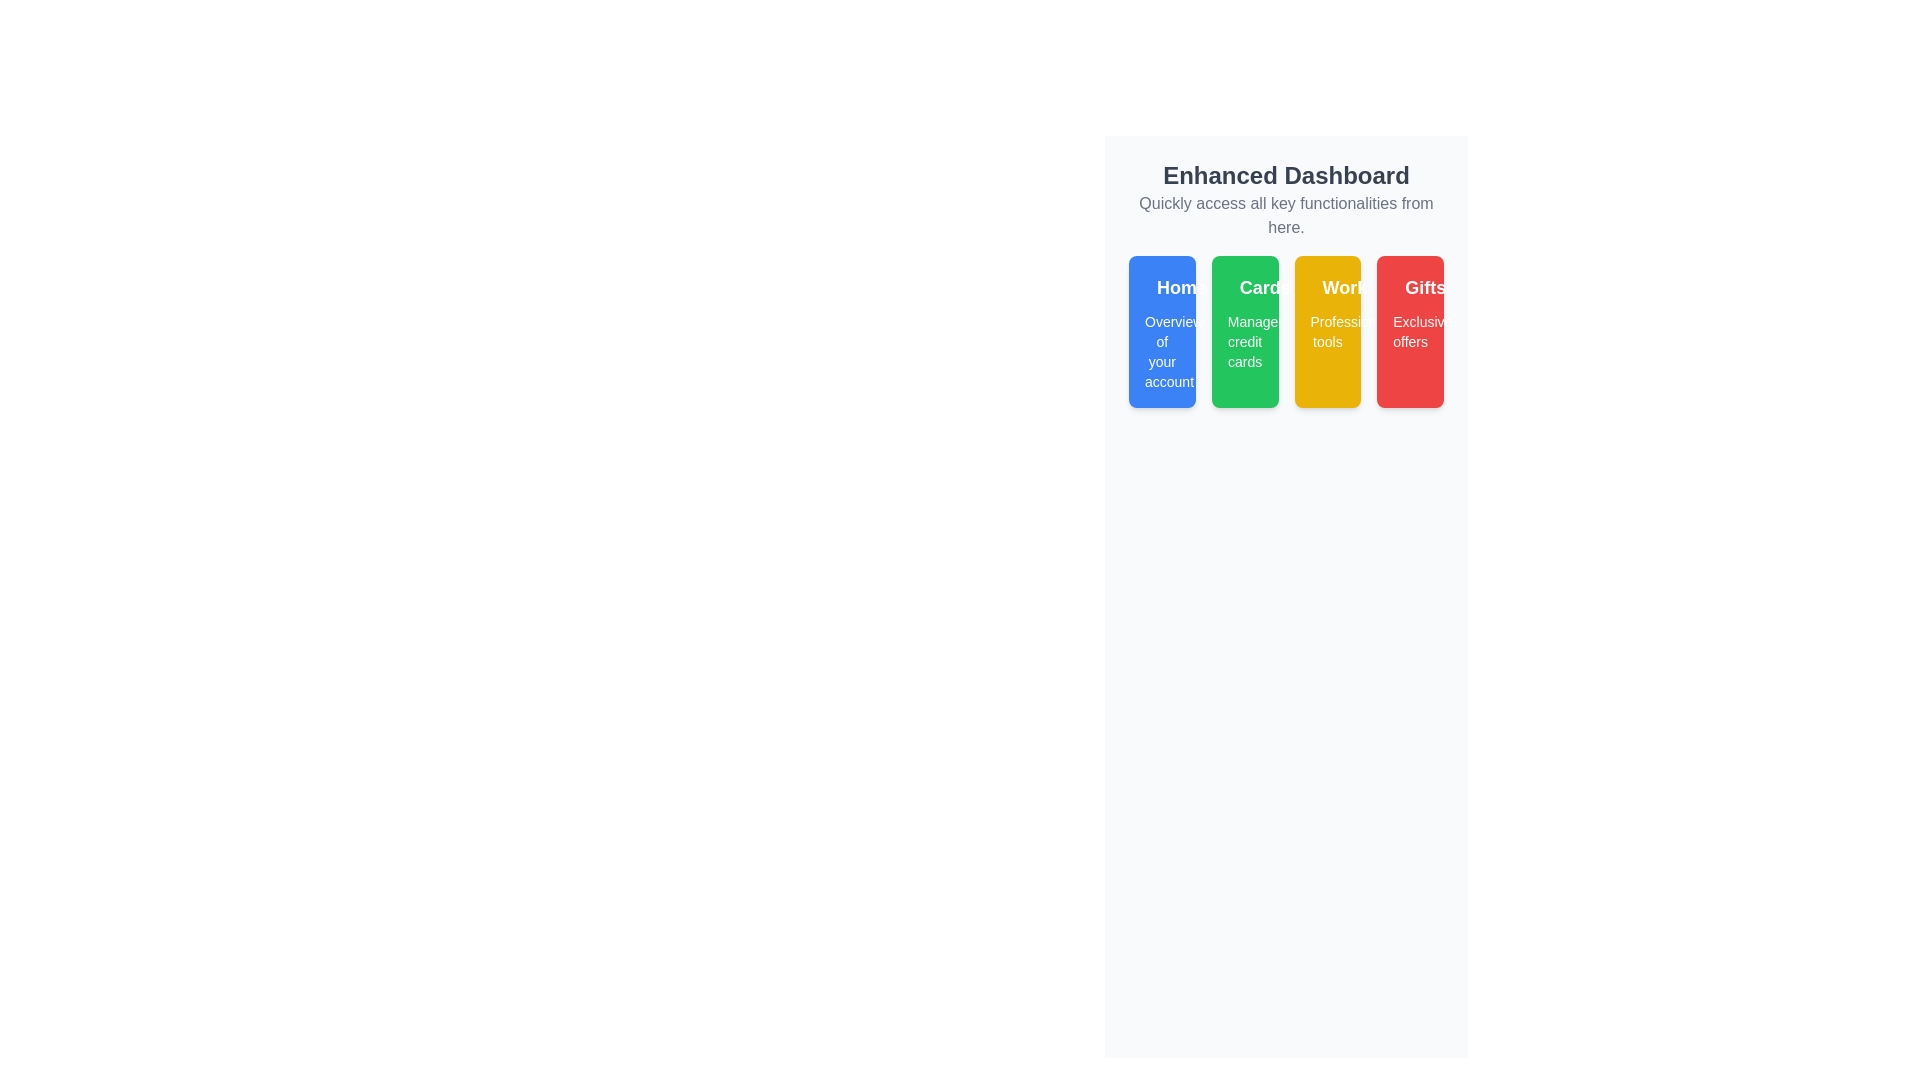 The width and height of the screenshot is (1920, 1080). I want to click on text label 'Professional tools' located in the third yellow card from the left, positioned below the 'Work' label, so click(1327, 330).